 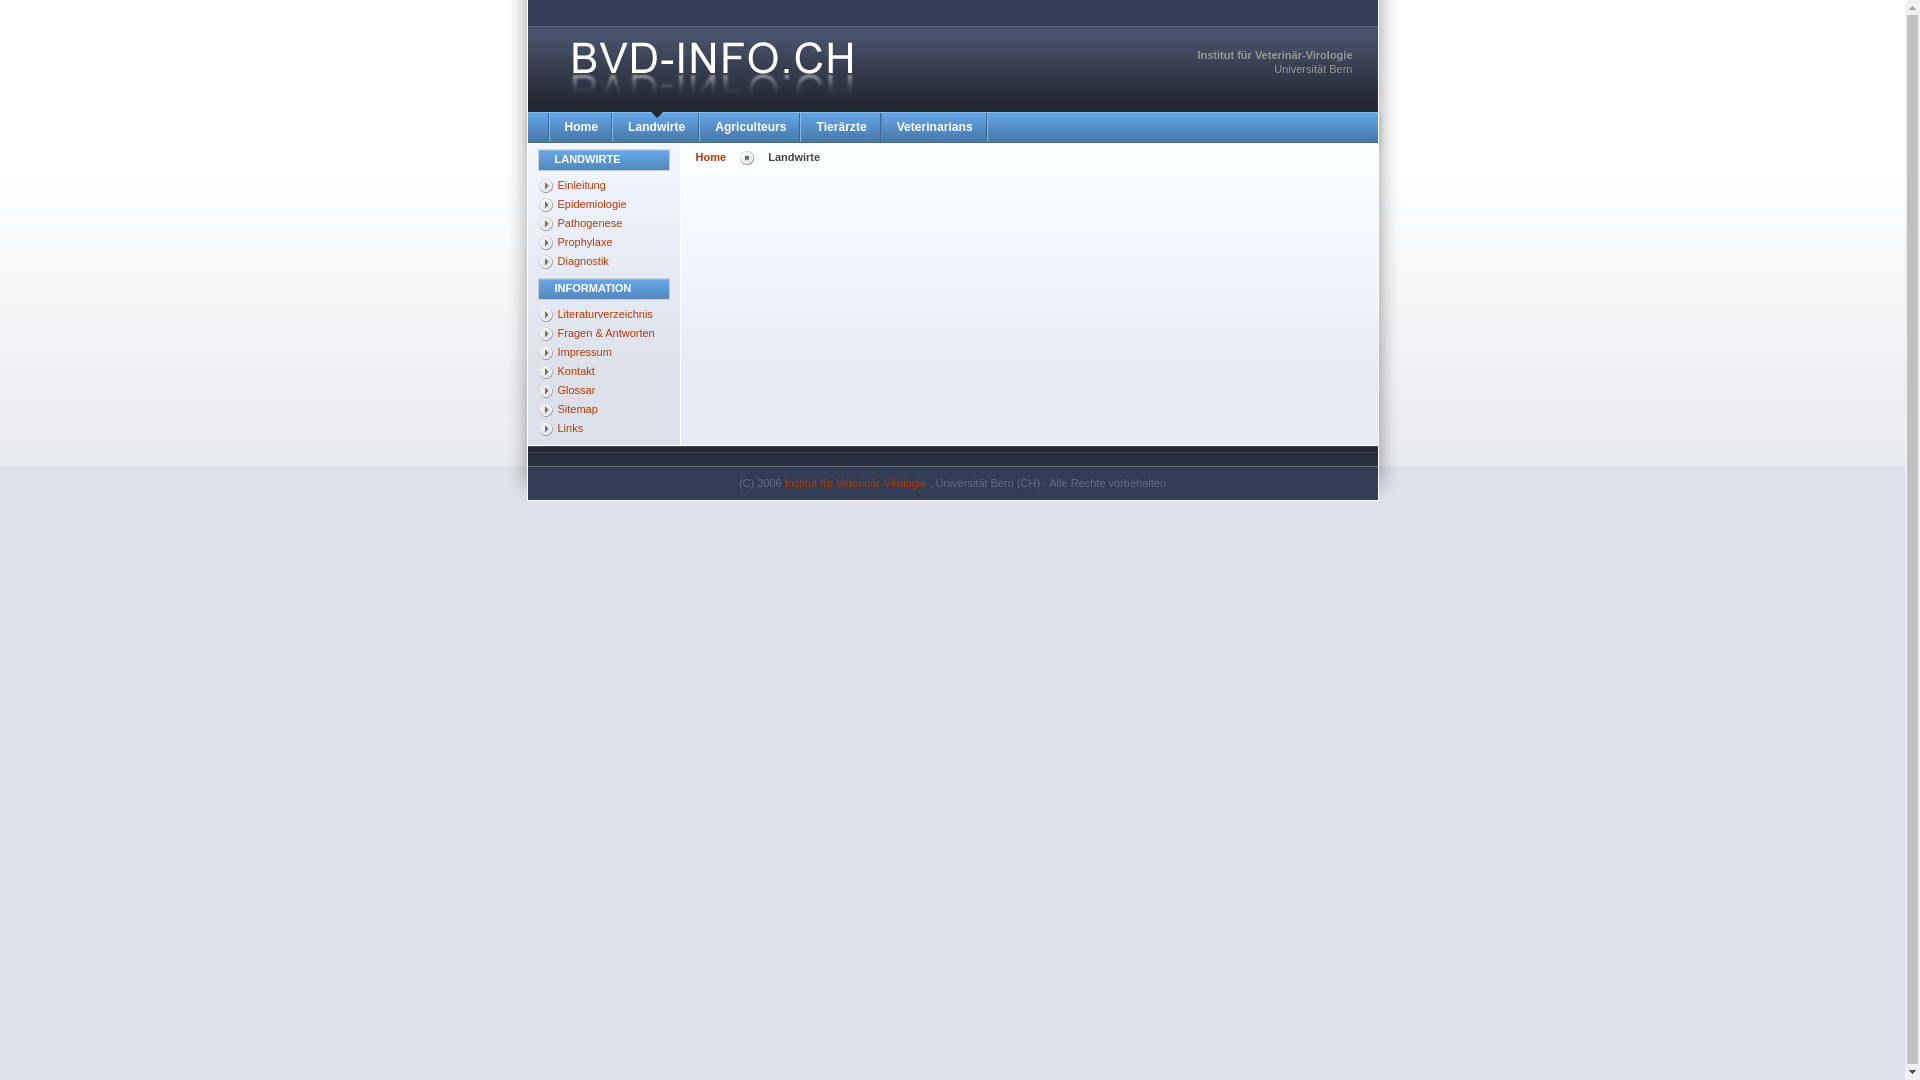 I want to click on 'Literaturverzeichnis', so click(x=603, y=313).